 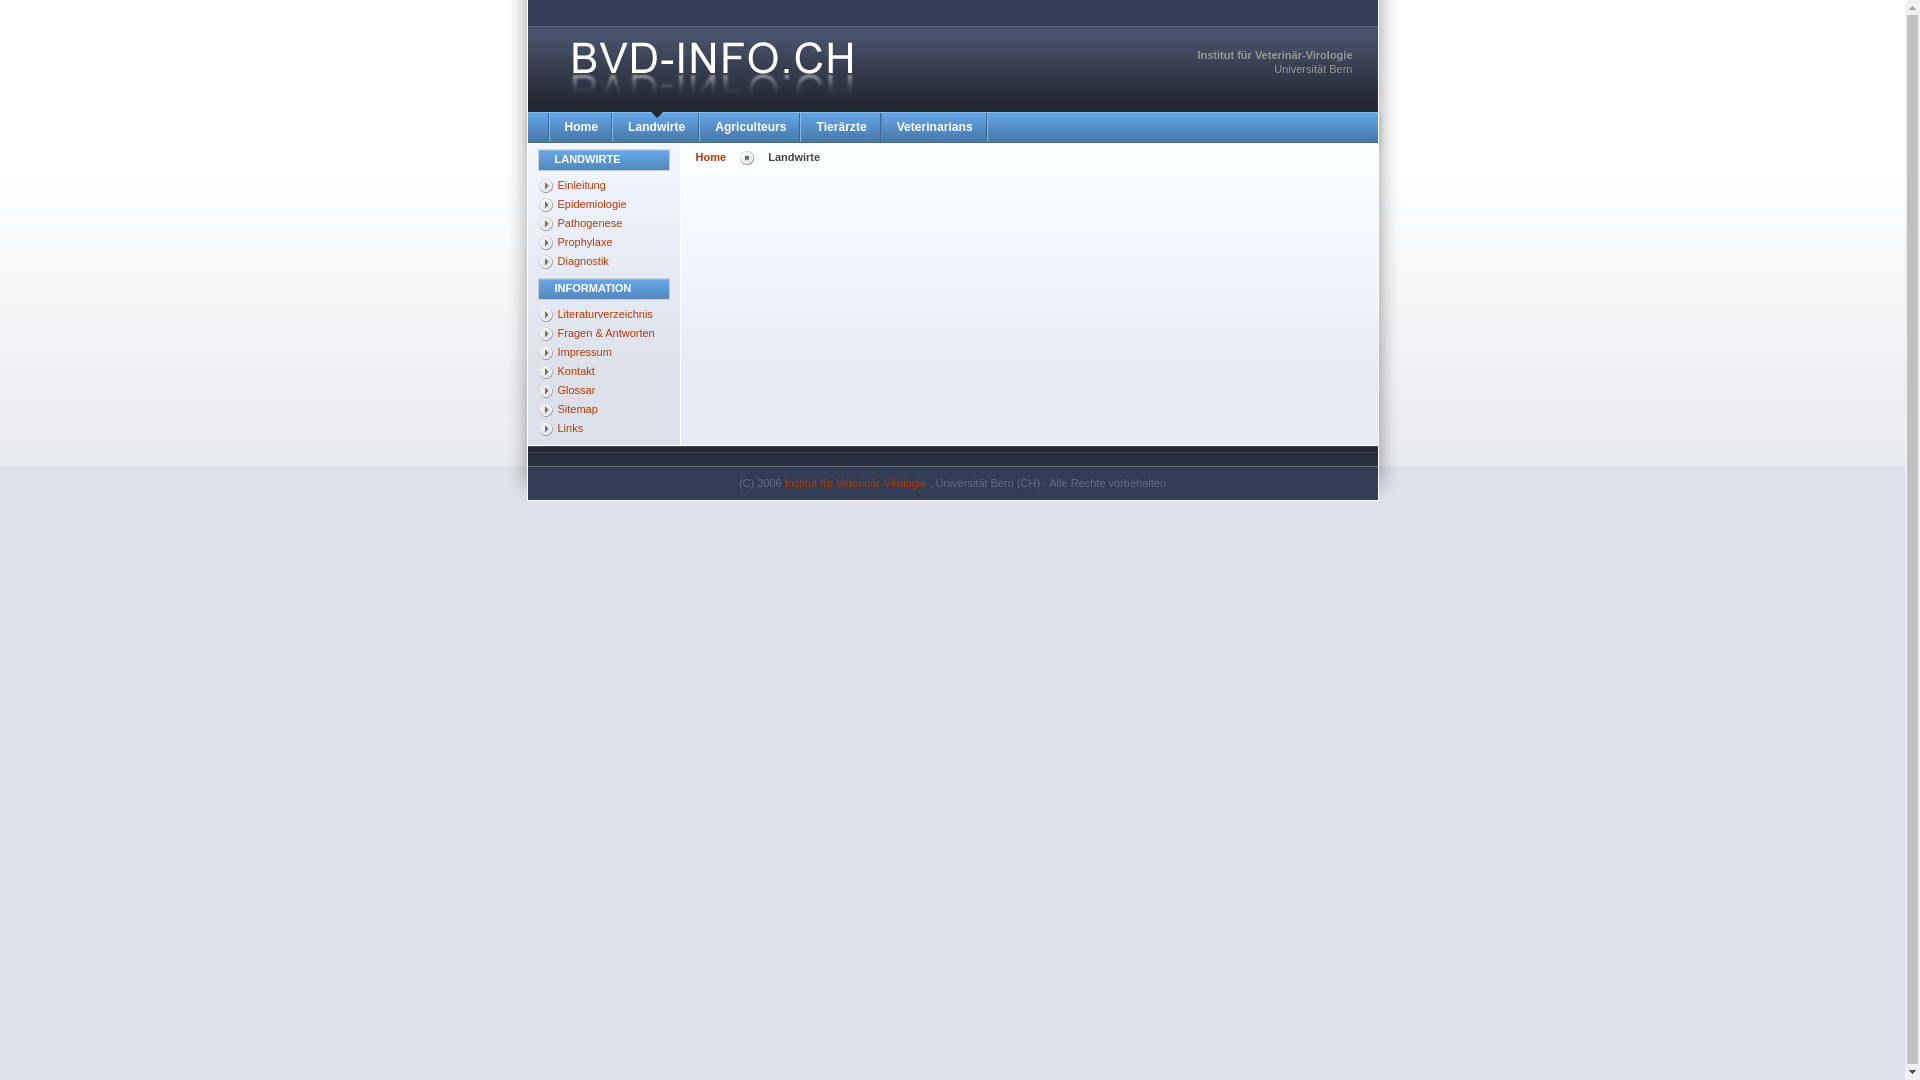 I want to click on 'Literaturverzeichnis', so click(x=603, y=313).